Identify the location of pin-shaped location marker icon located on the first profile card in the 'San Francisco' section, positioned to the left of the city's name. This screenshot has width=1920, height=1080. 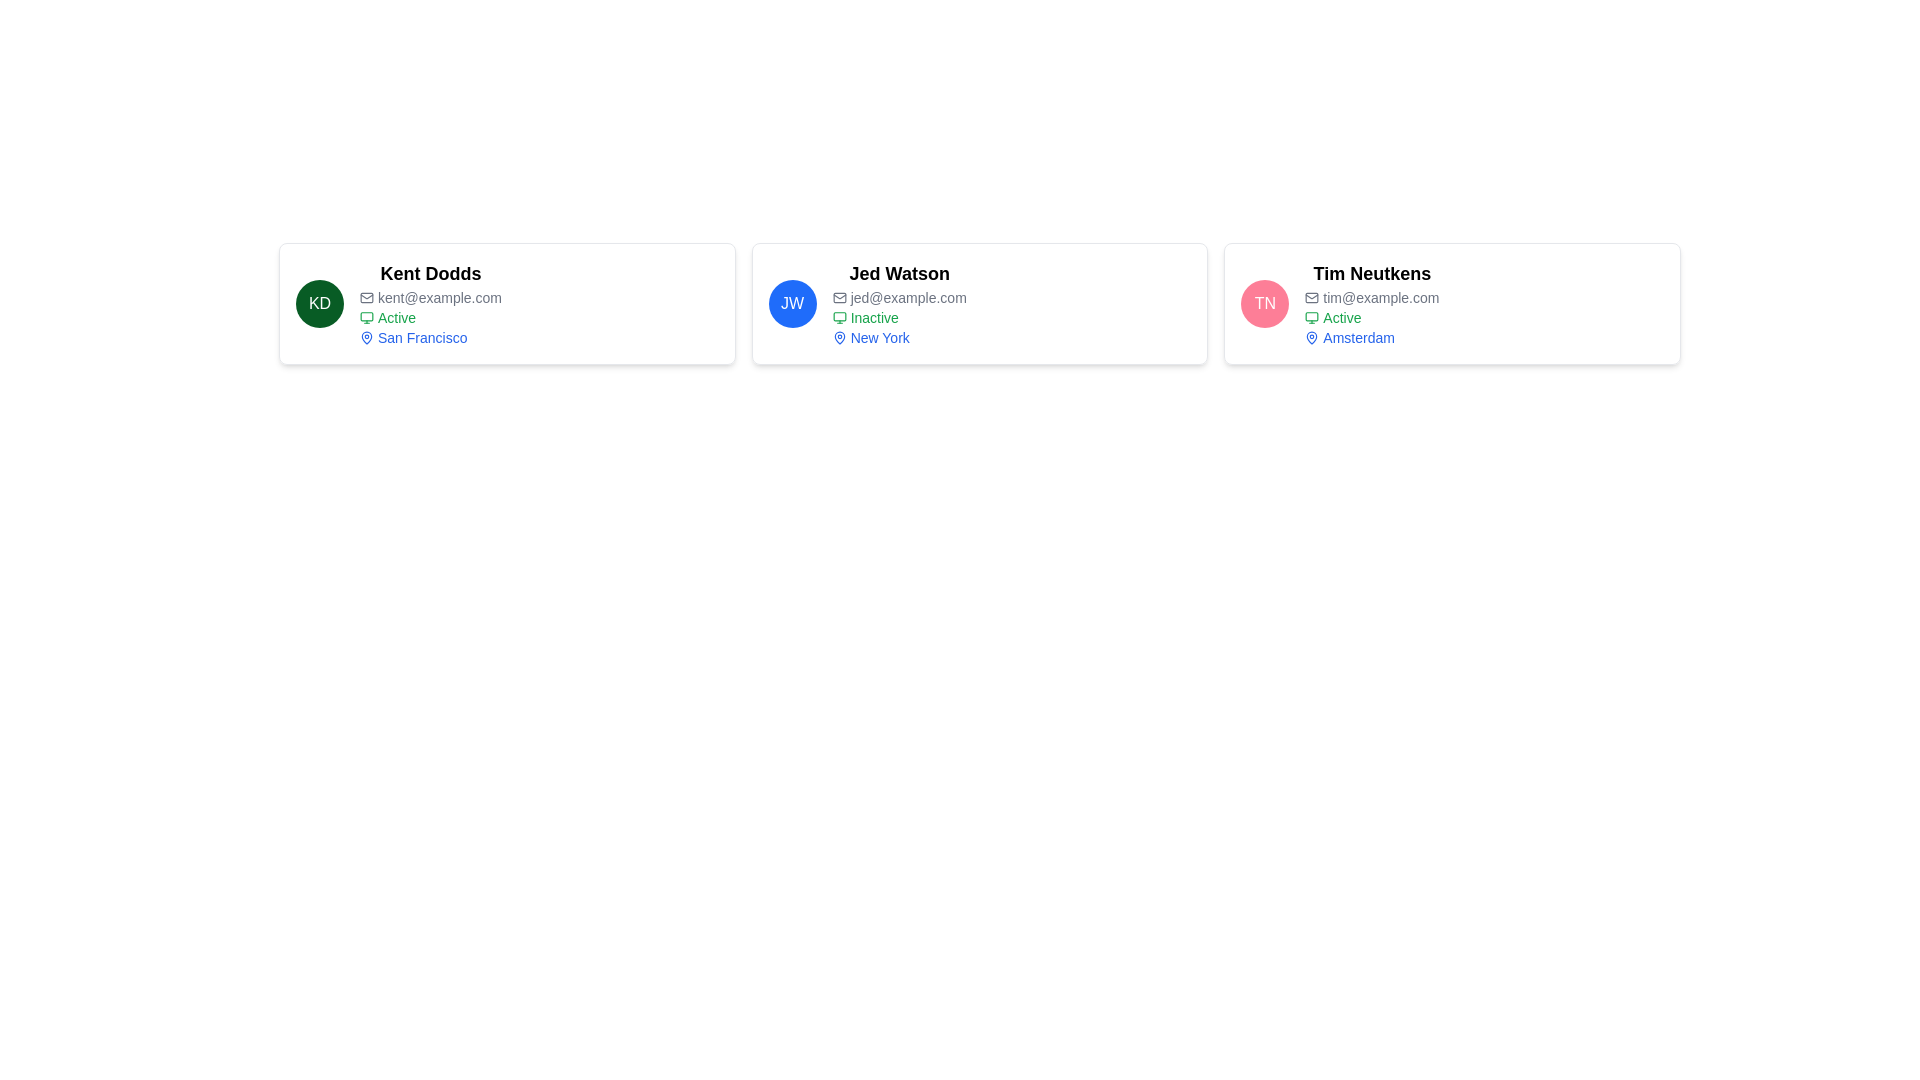
(366, 335).